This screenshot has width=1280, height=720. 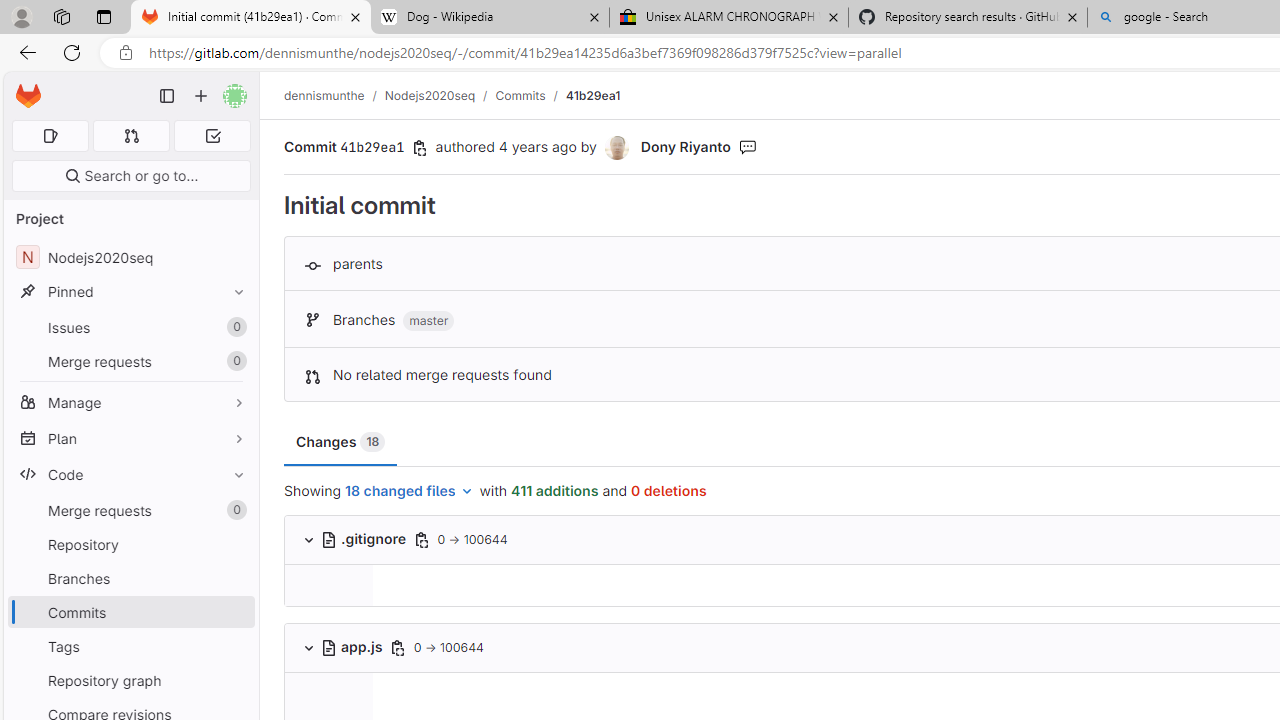 I want to click on 'NNodejs2020seq', so click(x=130, y=256).